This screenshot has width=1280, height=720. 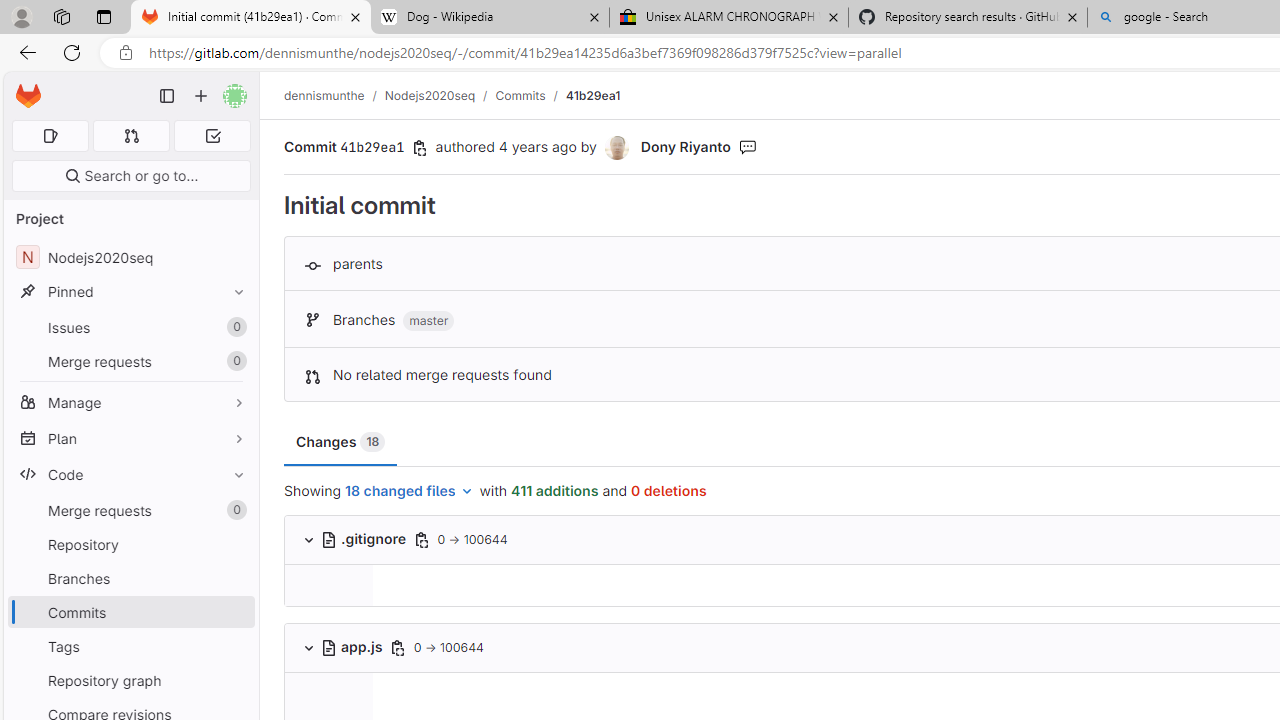 I want to click on 'NNodejs2020seq', so click(x=130, y=256).